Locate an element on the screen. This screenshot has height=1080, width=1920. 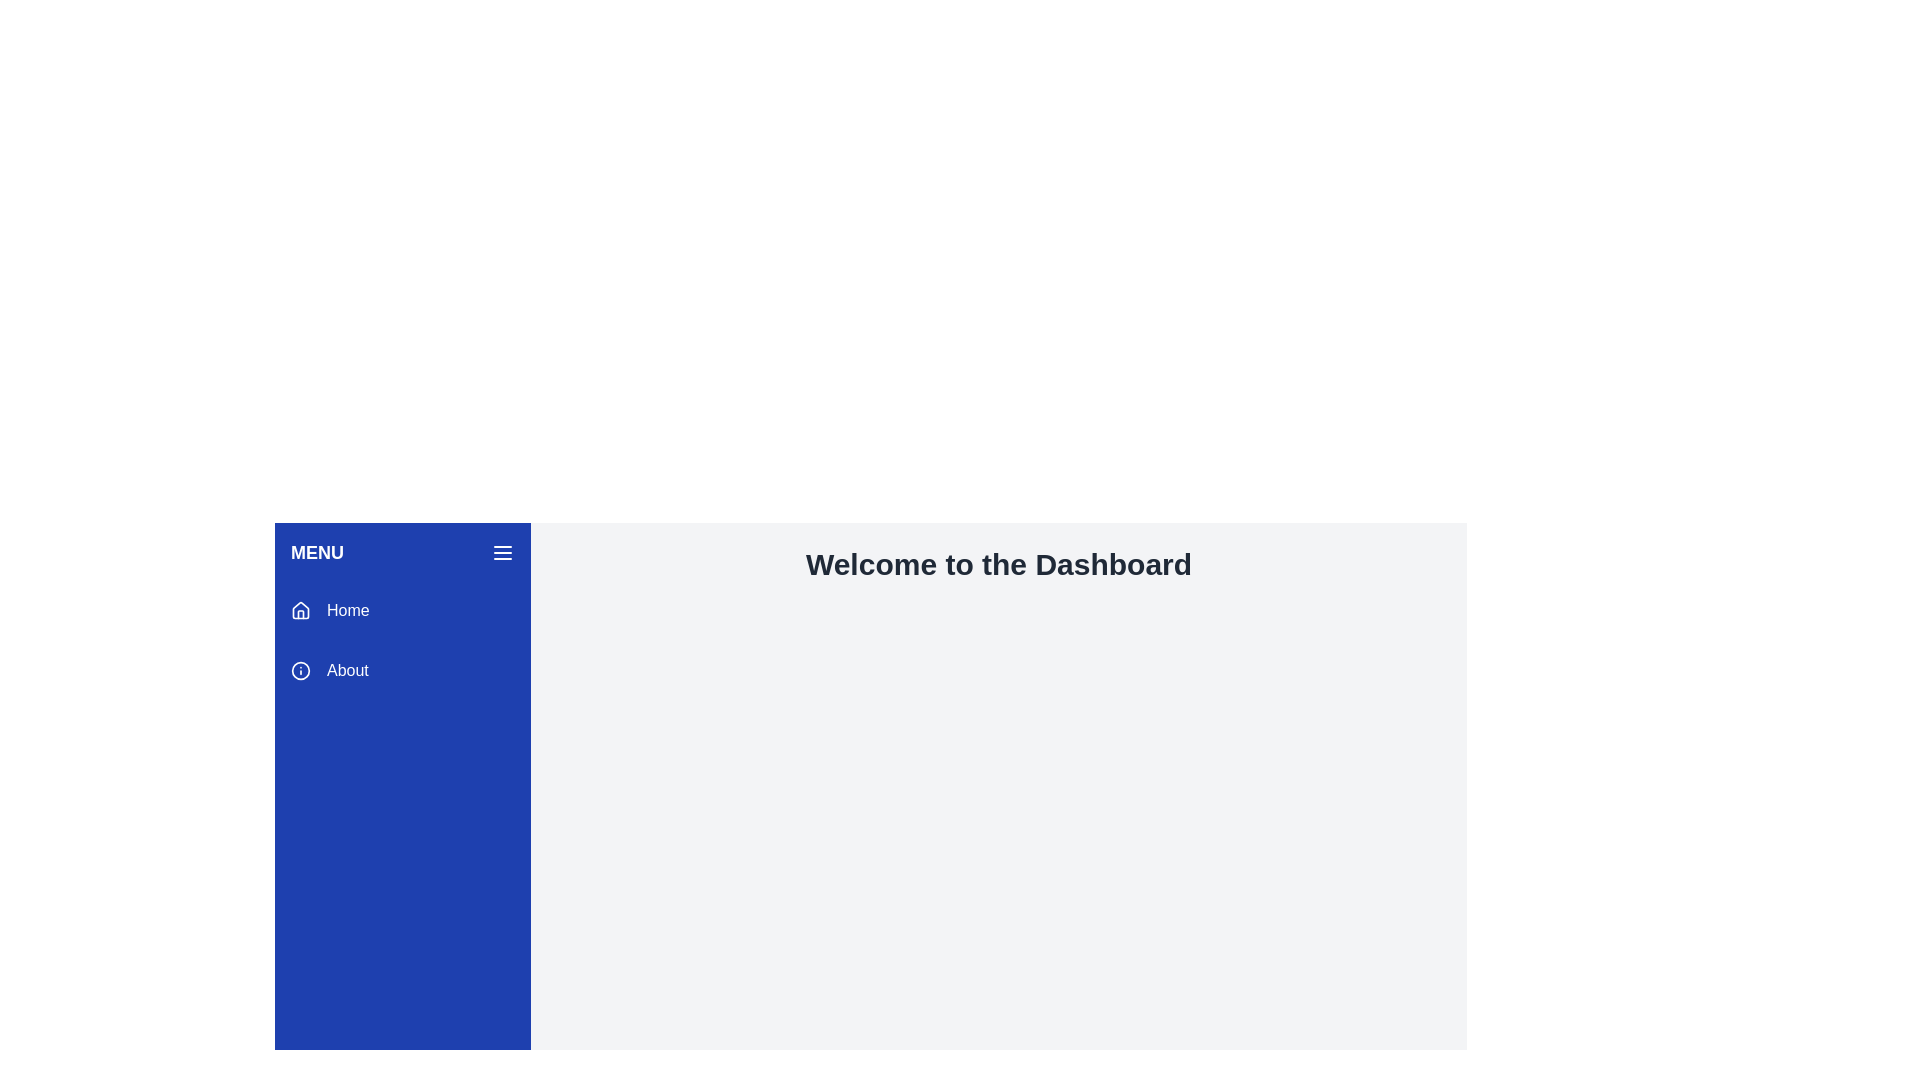
the static text header that serves as a welcoming message for the dashboard page, which is centrally located above the main body content is located at coordinates (998, 564).